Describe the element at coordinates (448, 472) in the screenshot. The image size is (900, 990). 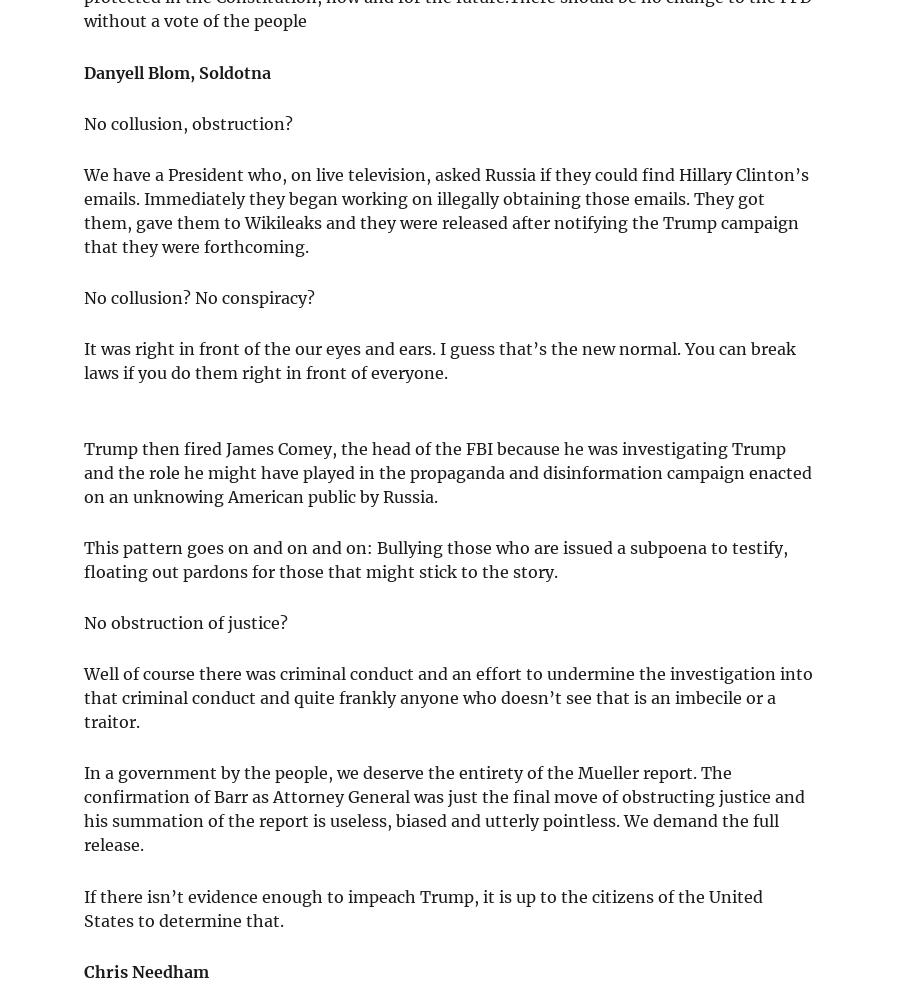
I see `'Trump then fired James Comey, the head of the FBI because he was investigating Trump and the role he might have played in the propaganda and disinformation campaign enacted on an unknowing American public by Russia.'` at that location.